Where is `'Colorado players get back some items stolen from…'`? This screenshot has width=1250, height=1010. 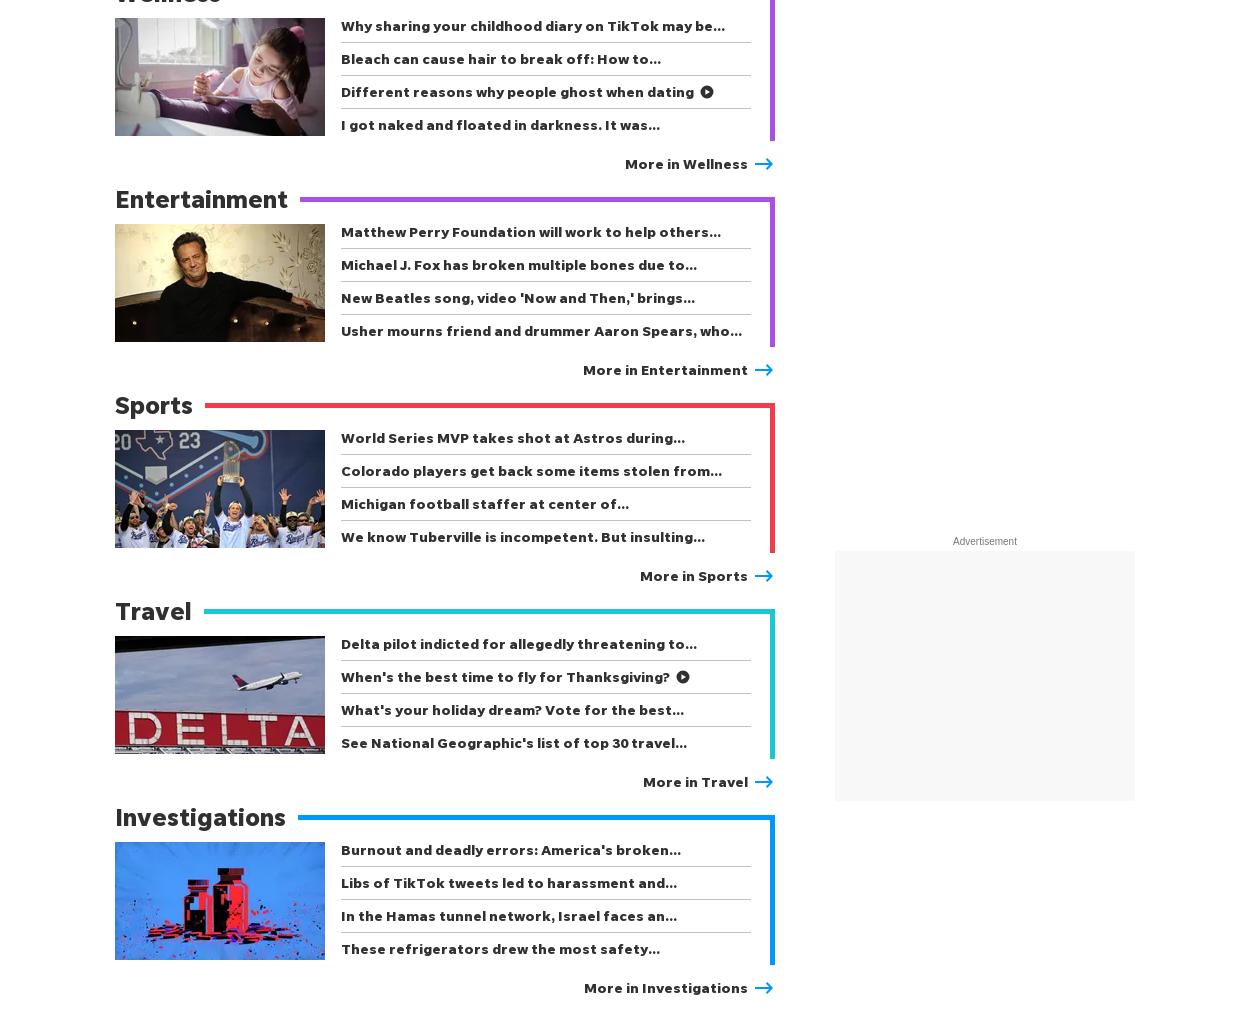 'Colorado players get back some items stolen from…' is located at coordinates (531, 470).